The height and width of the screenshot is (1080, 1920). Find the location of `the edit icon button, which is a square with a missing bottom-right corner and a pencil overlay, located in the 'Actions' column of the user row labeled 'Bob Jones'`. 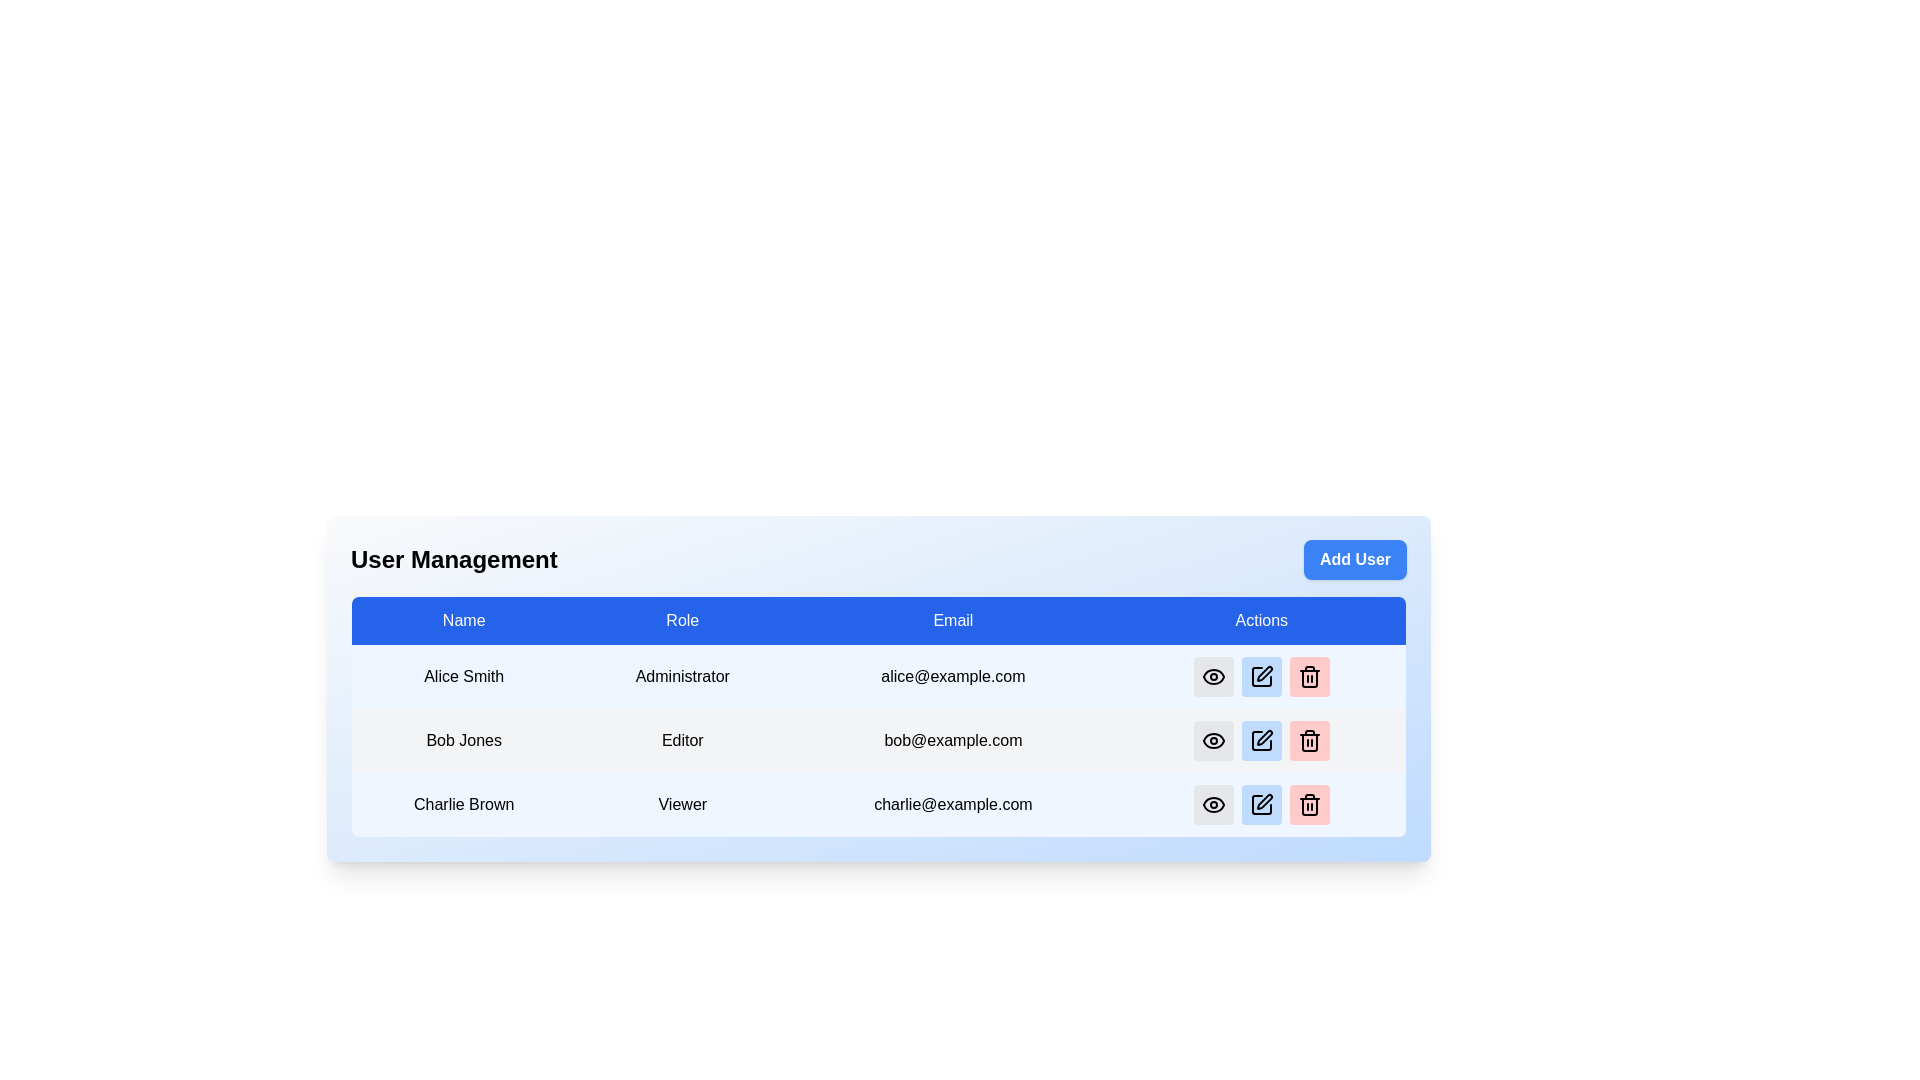

the edit icon button, which is a square with a missing bottom-right corner and a pencil overlay, located in the 'Actions' column of the user row labeled 'Bob Jones' is located at coordinates (1260, 740).